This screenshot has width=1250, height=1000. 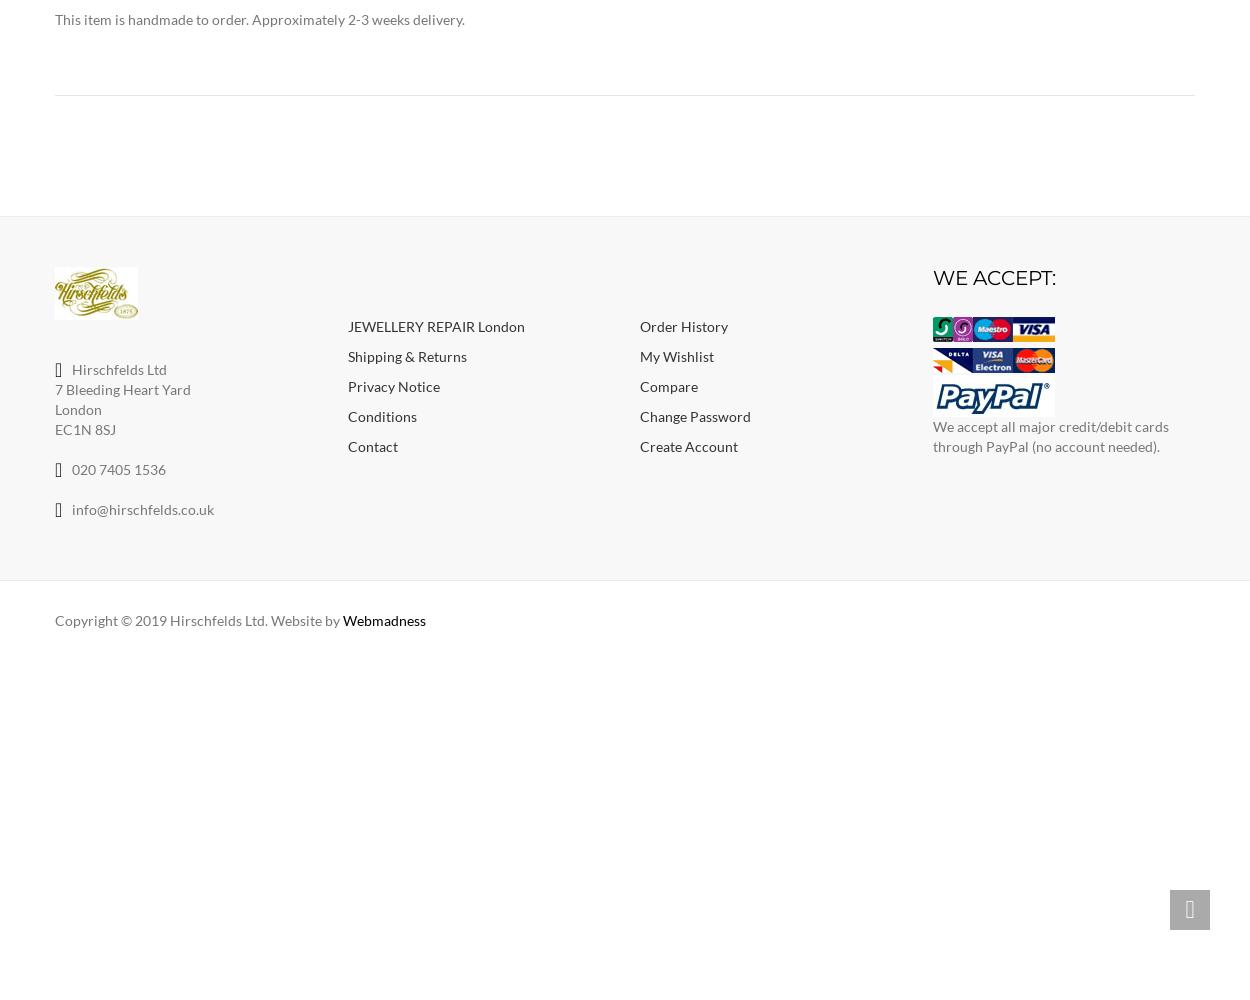 What do you see at coordinates (198, 618) in the screenshot?
I see `'Copyright © 2019 Hirschfelds Ltd. Website by'` at bounding box center [198, 618].